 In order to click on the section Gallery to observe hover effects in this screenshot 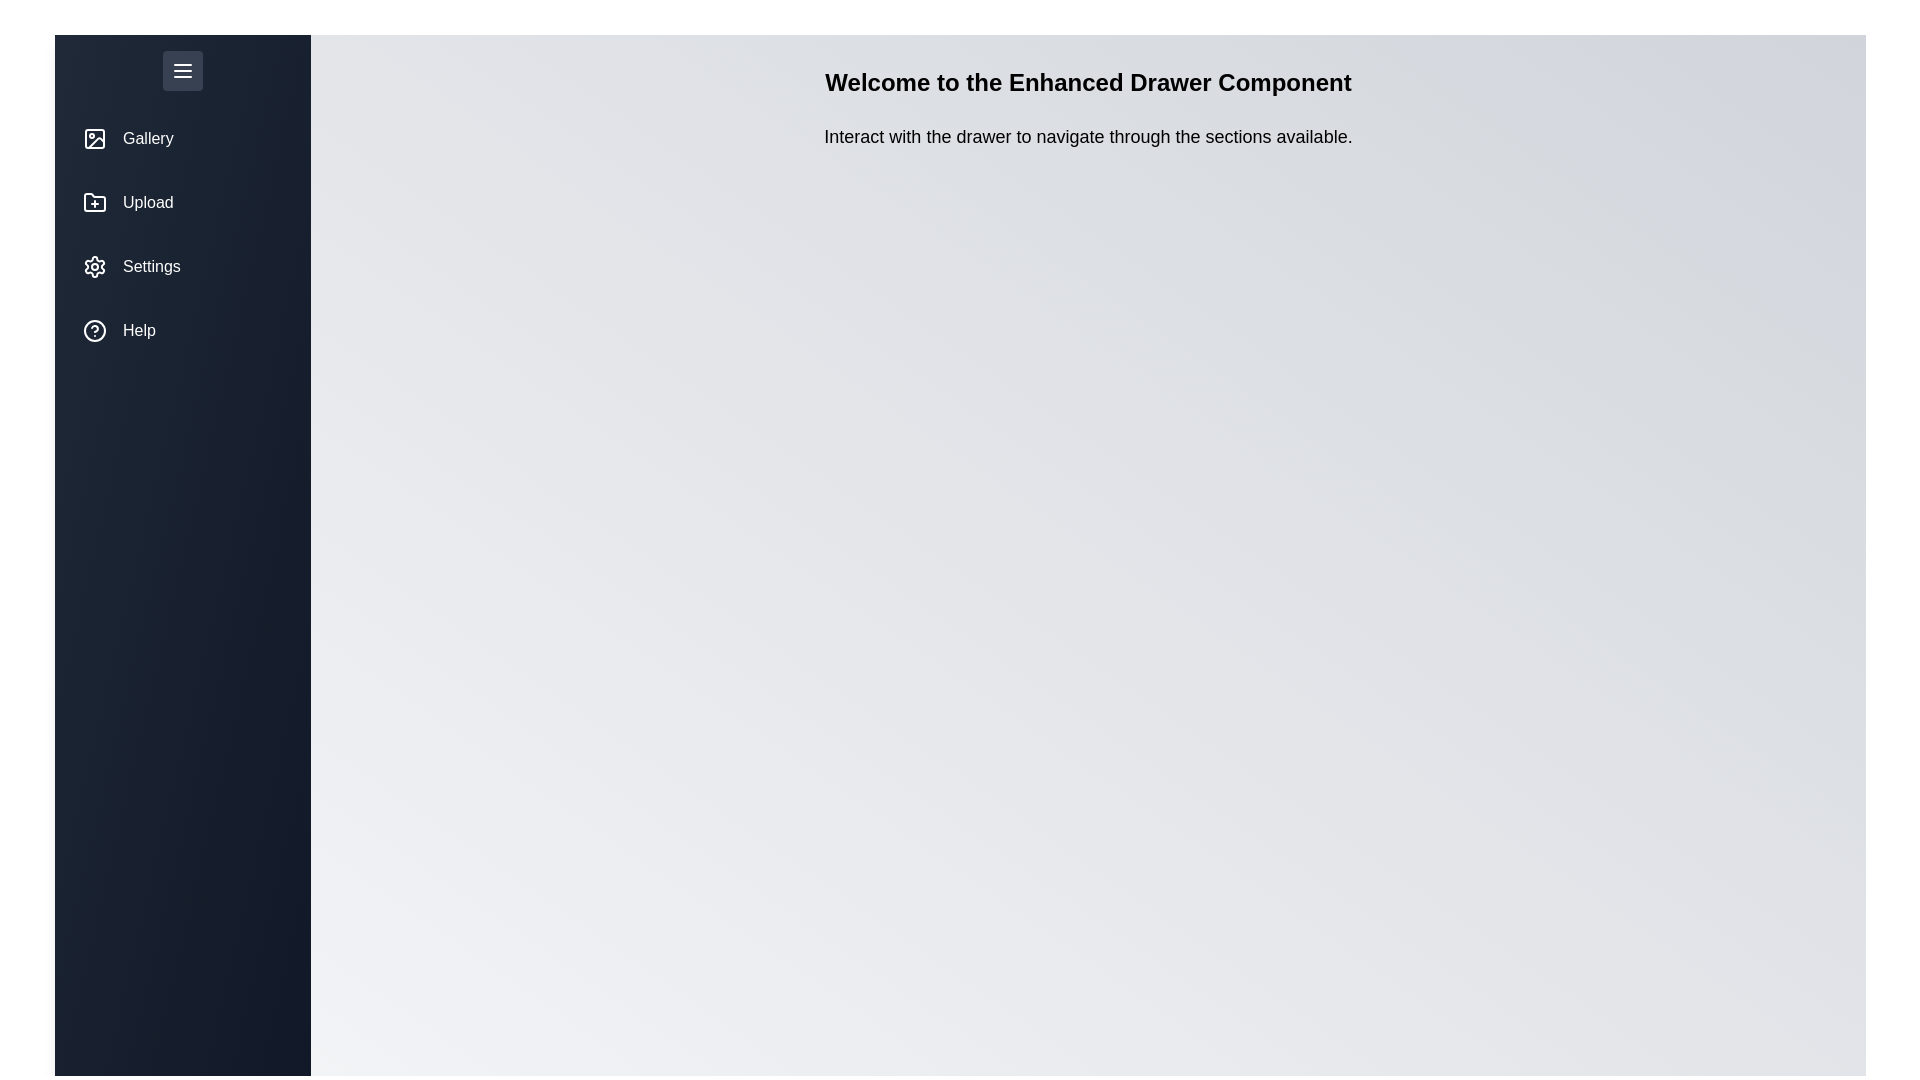, I will do `click(182, 137)`.